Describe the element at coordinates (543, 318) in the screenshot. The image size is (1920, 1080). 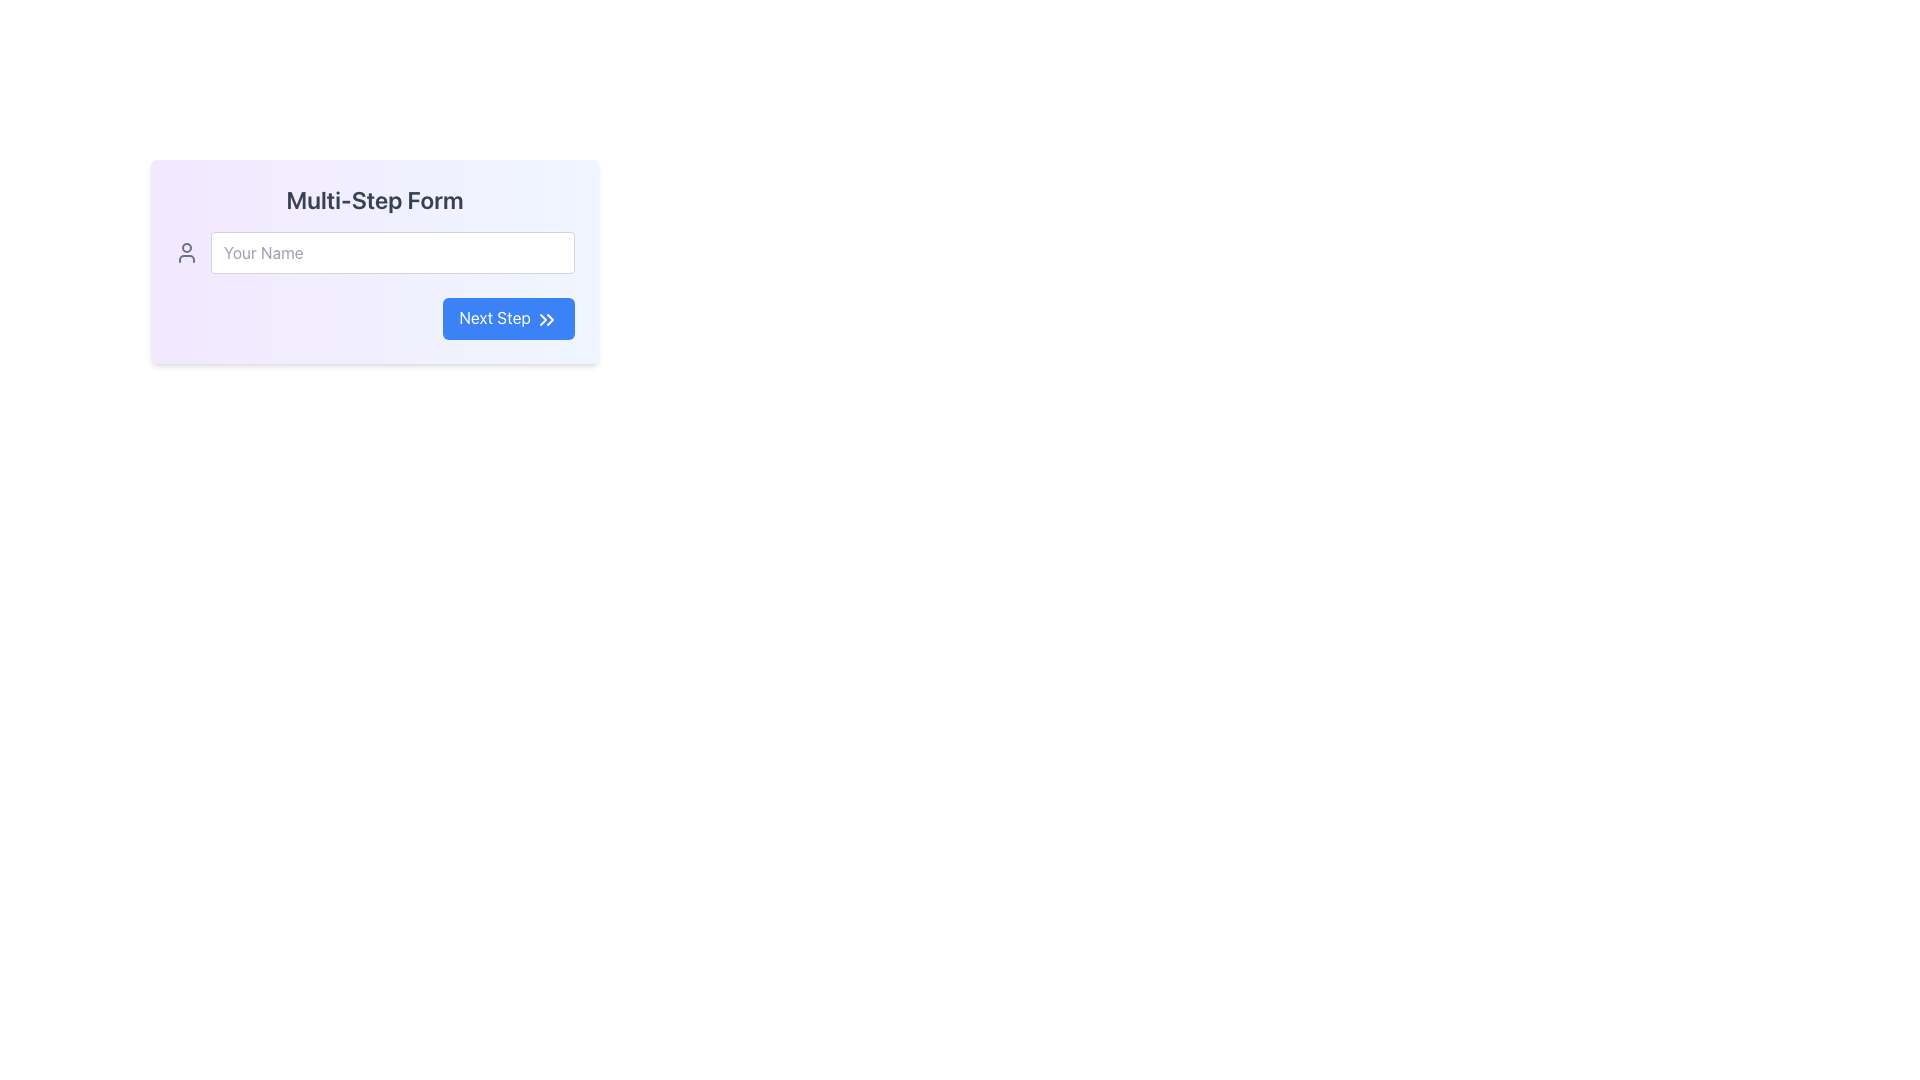
I see `the first chevron icon which is located within the button to the right of the 'Your Name' text input box and below the 'Multi-Step Form' heading` at that location.